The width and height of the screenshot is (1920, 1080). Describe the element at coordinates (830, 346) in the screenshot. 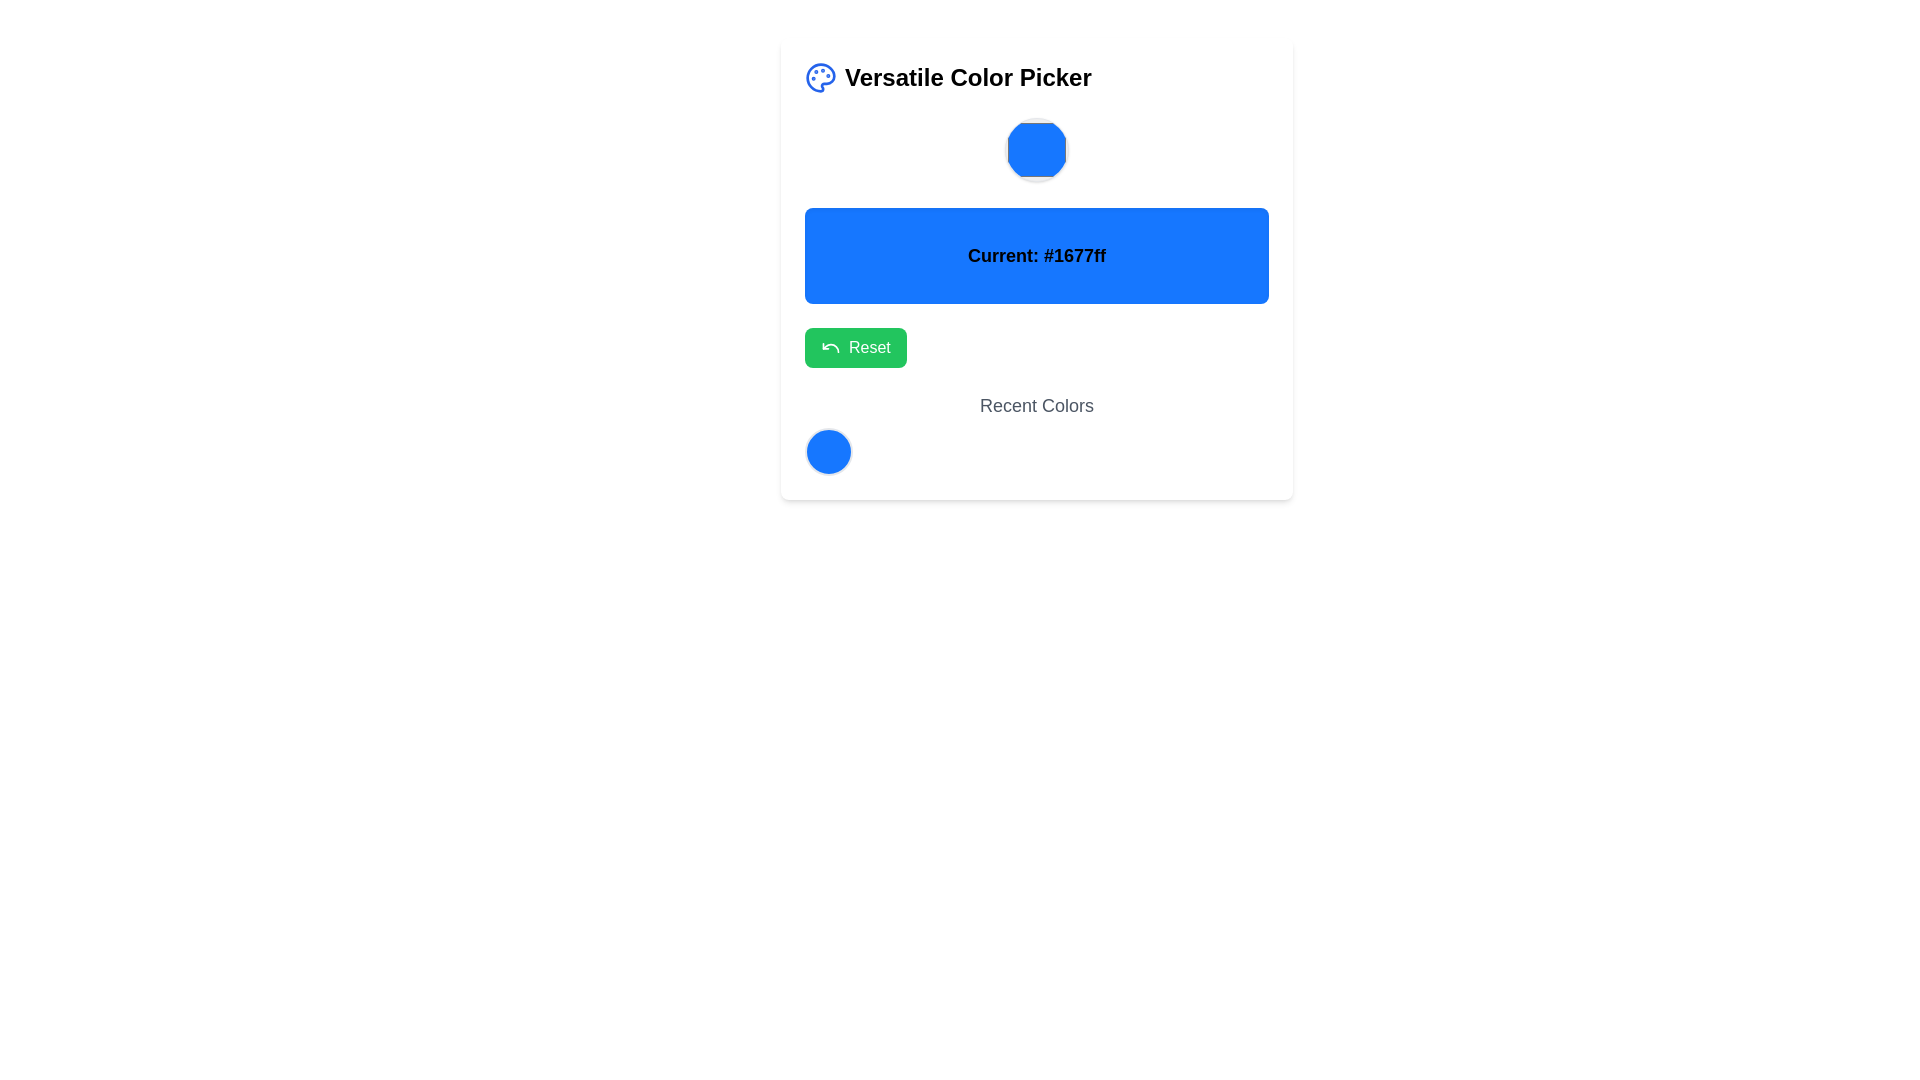

I see `the reset icon located inside the green rectangular button labeled 'Reset', positioned at the leftmost part of the button` at that location.